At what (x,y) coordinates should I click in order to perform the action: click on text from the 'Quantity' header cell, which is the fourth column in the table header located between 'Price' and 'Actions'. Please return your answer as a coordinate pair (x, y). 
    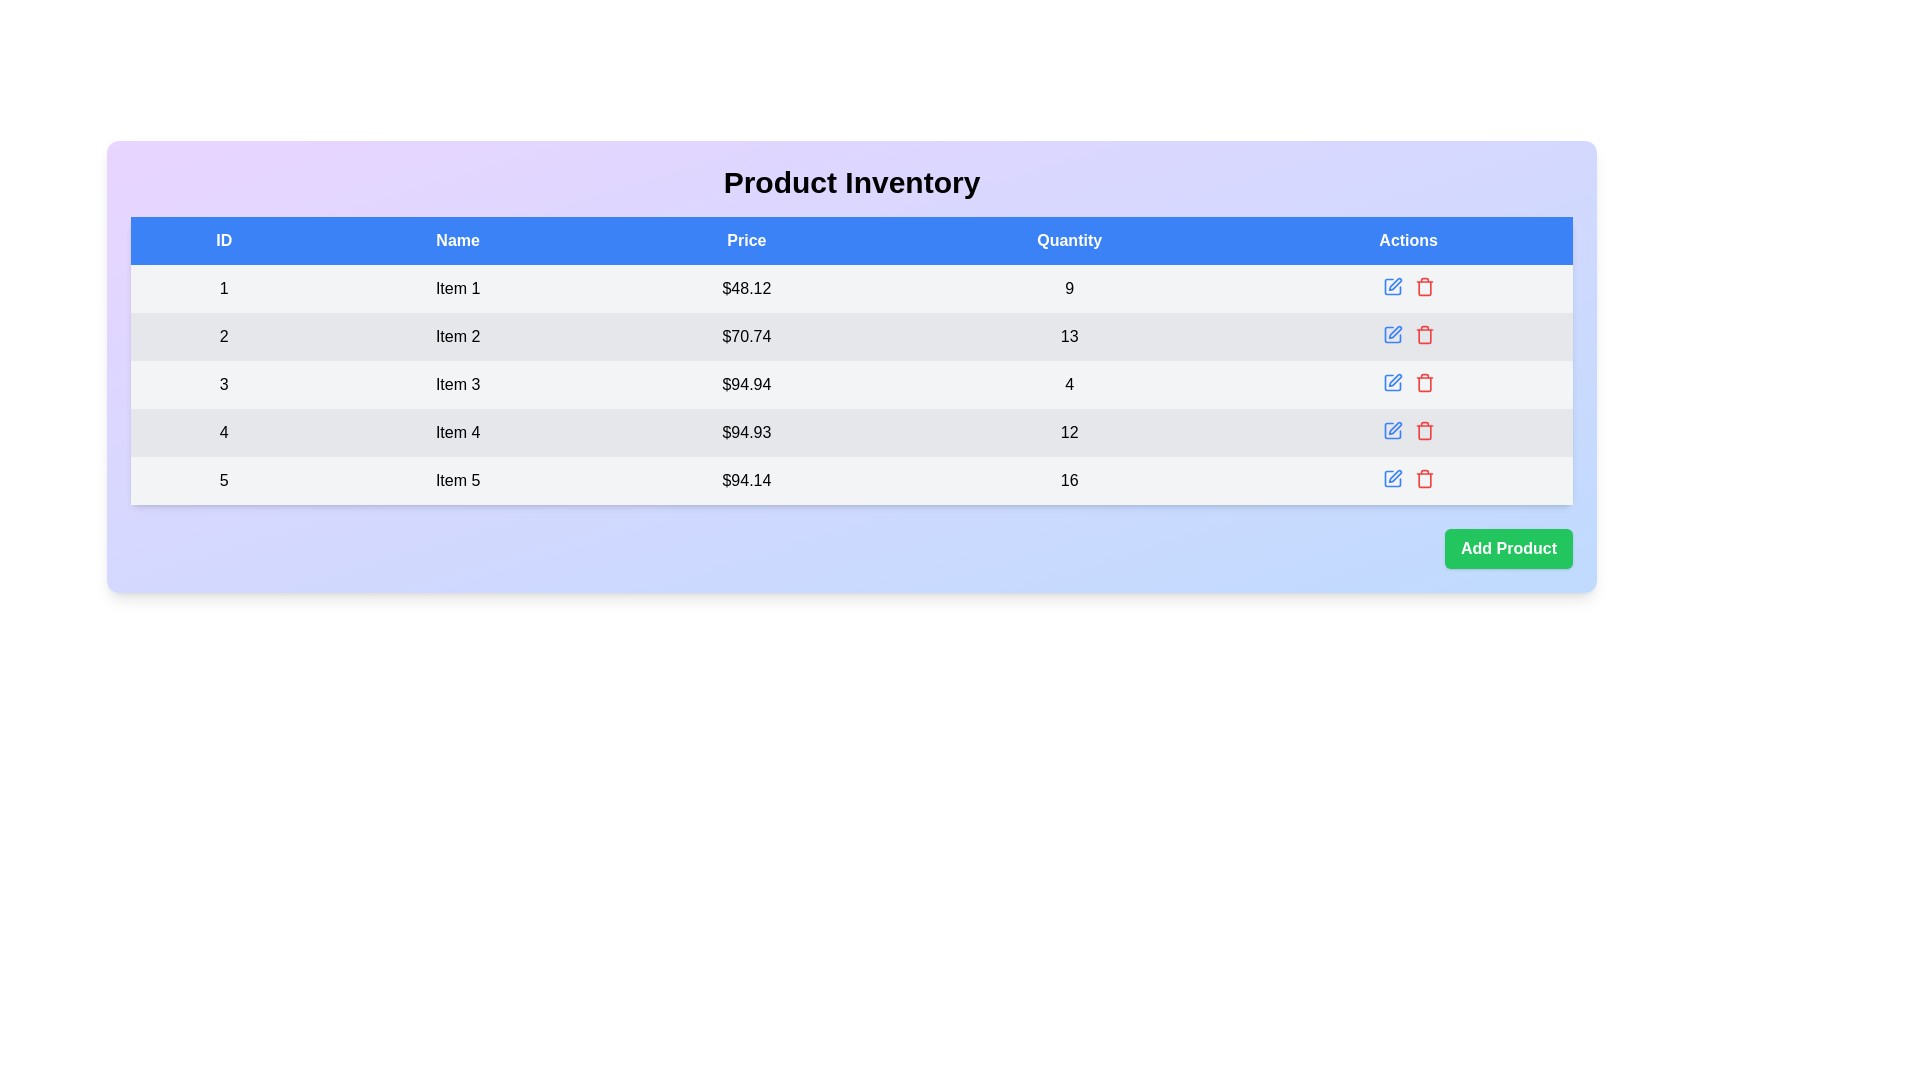
    Looking at the image, I should click on (1068, 239).